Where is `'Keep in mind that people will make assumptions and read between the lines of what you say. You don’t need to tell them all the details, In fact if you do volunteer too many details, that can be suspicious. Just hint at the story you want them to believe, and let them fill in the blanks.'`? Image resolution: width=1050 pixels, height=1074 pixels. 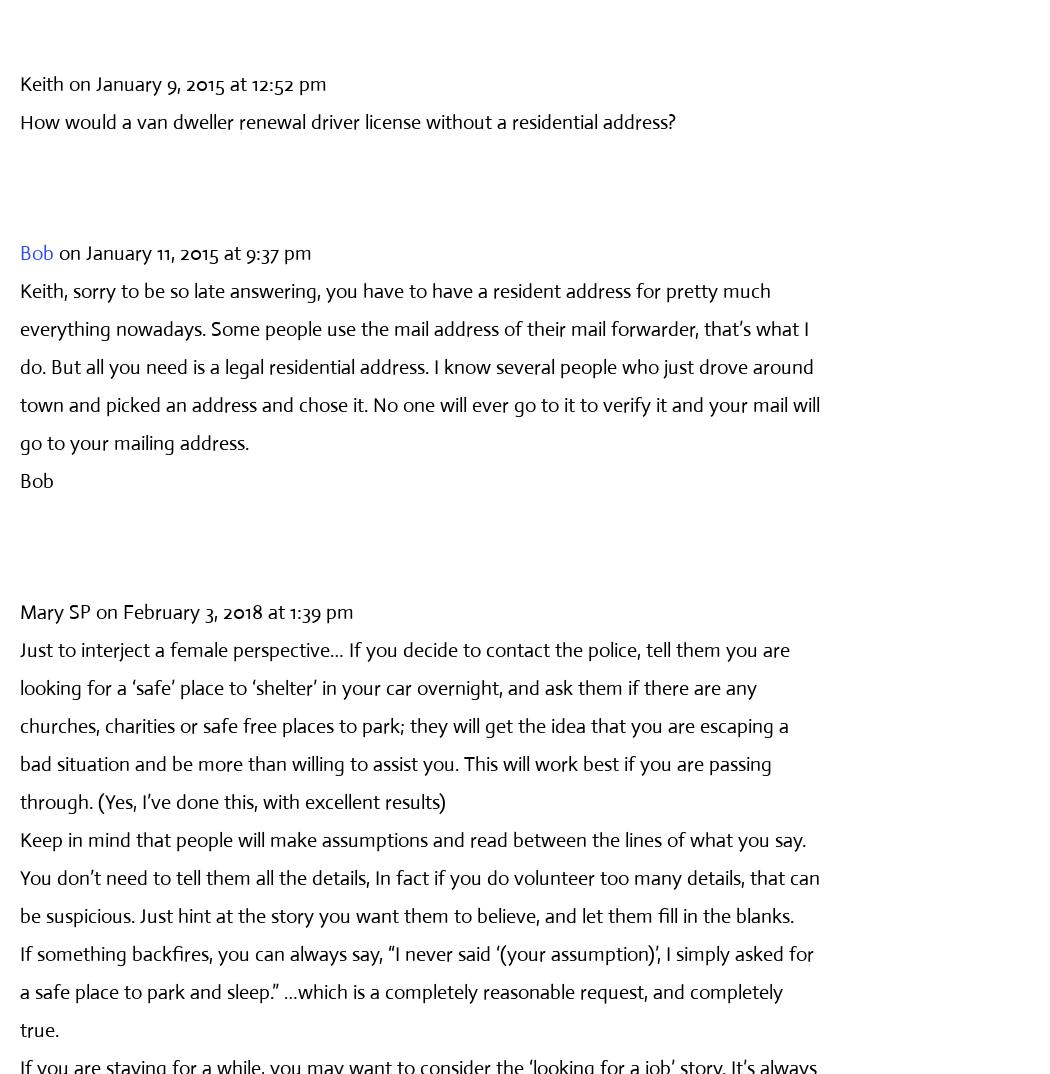
'Keep in mind that people will make assumptions and read between the lines of what you say. You don’t need to tell them all the details, In fact if you do volunteer too many details, that can be suspicious. Just hint at the story you want them to believe, and let them fill in the blanks.' is located at coordinates (19, 876).